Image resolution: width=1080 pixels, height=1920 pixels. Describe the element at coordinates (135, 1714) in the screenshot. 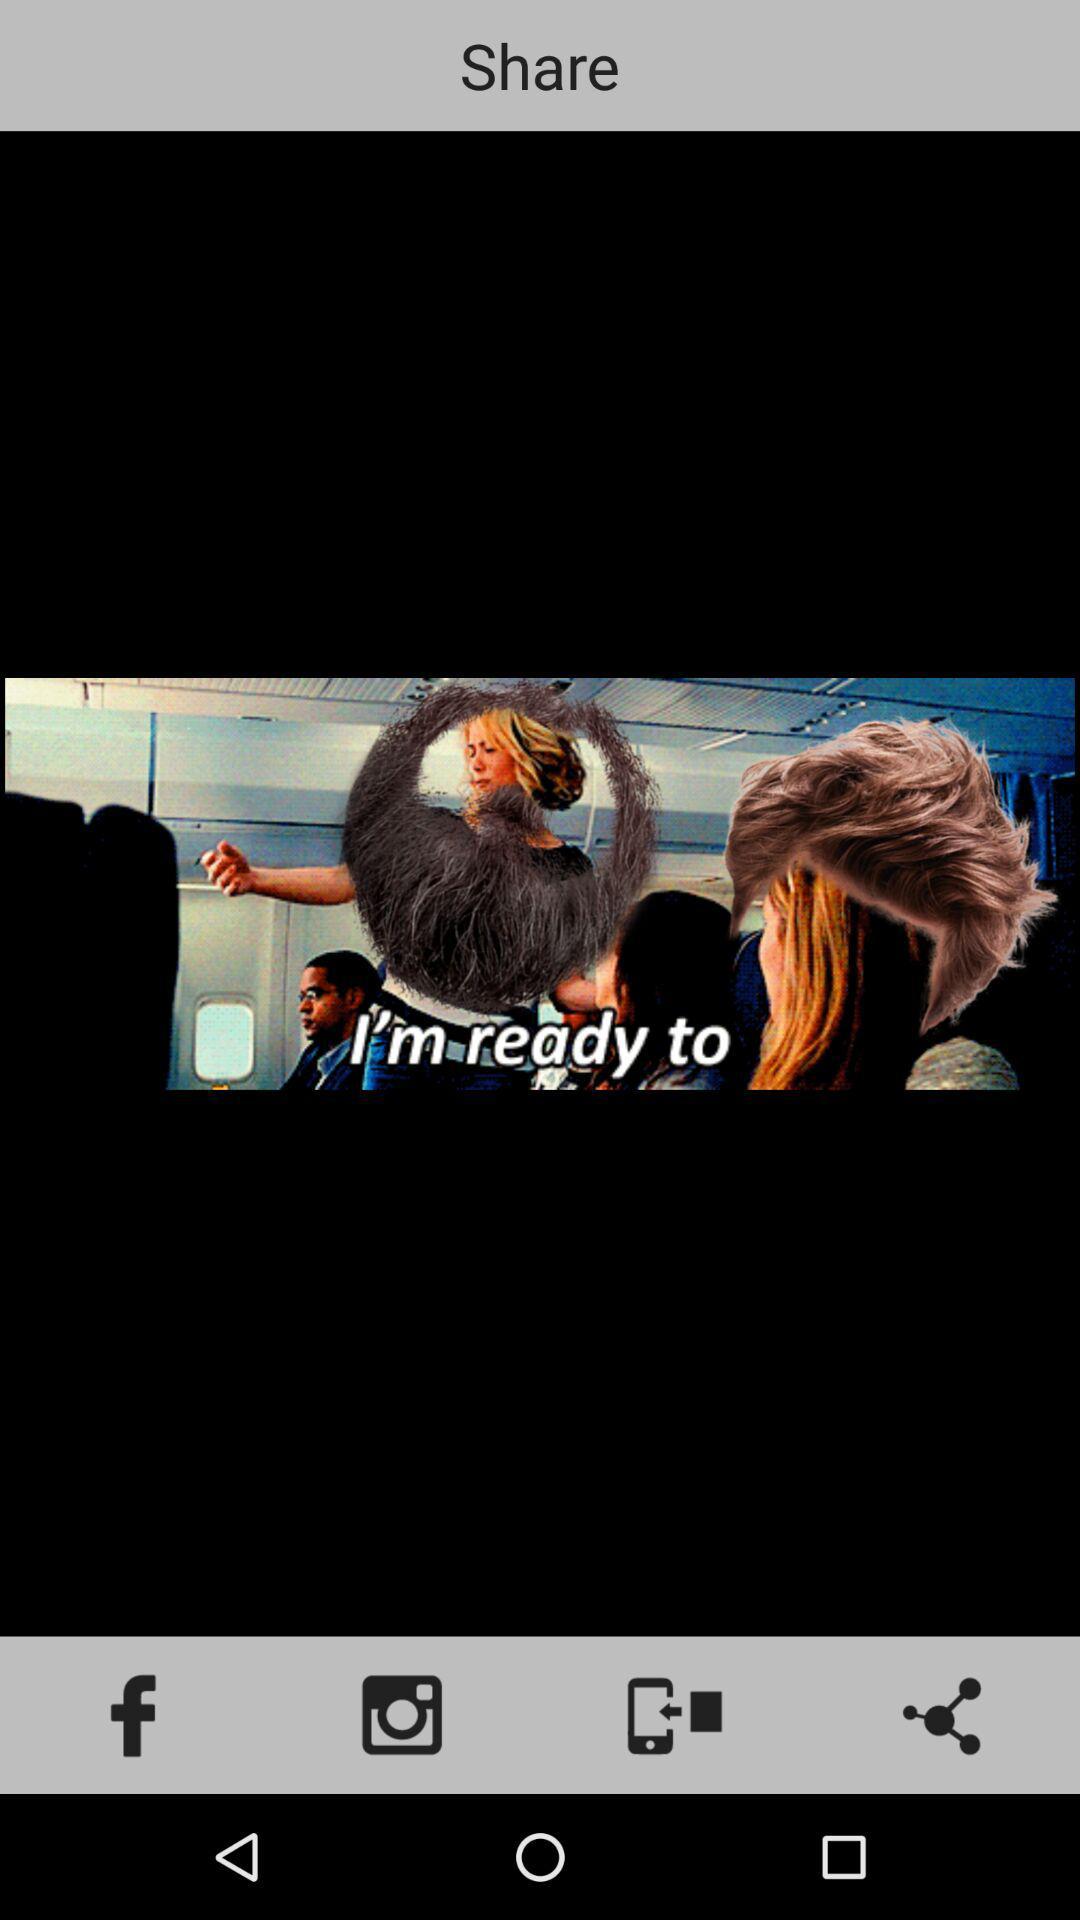

I see `facebook` at that location.